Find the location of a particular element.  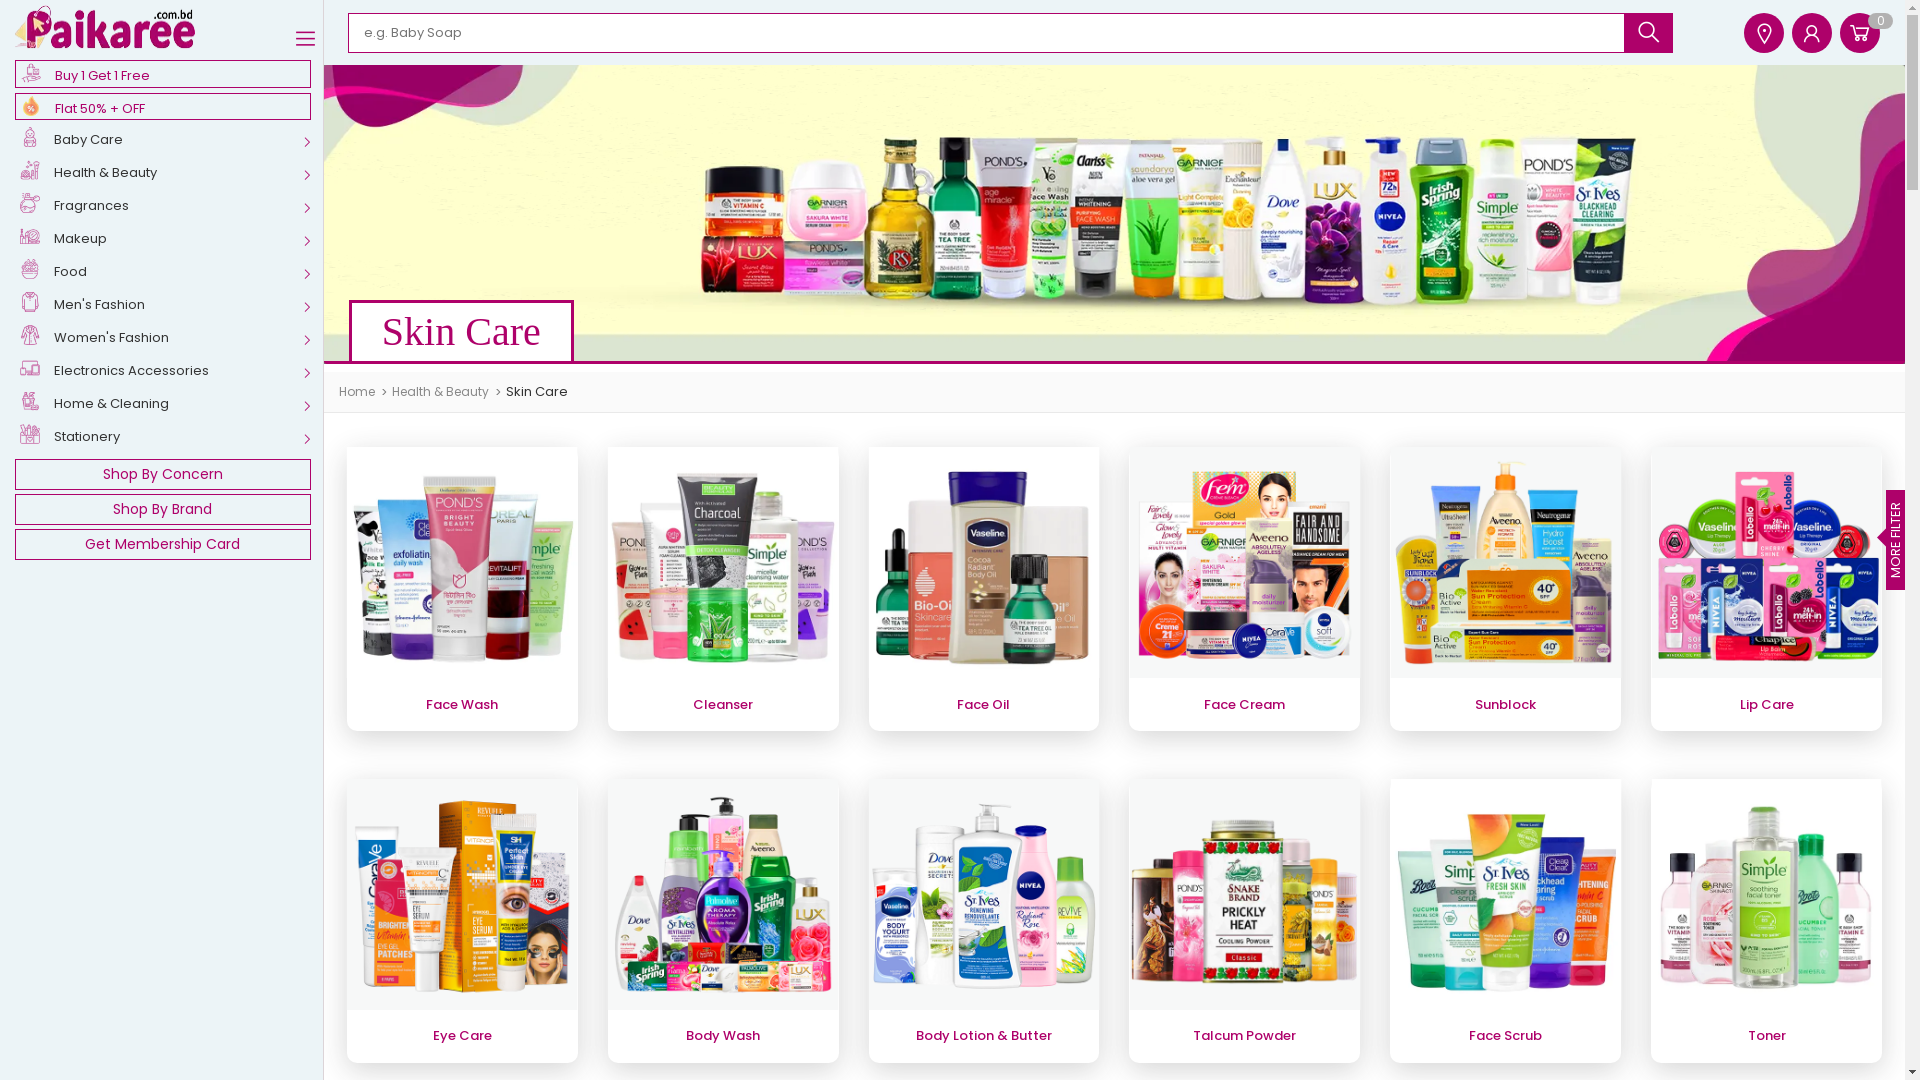

'Face Scrub' is located at coordinates (1505, 921).